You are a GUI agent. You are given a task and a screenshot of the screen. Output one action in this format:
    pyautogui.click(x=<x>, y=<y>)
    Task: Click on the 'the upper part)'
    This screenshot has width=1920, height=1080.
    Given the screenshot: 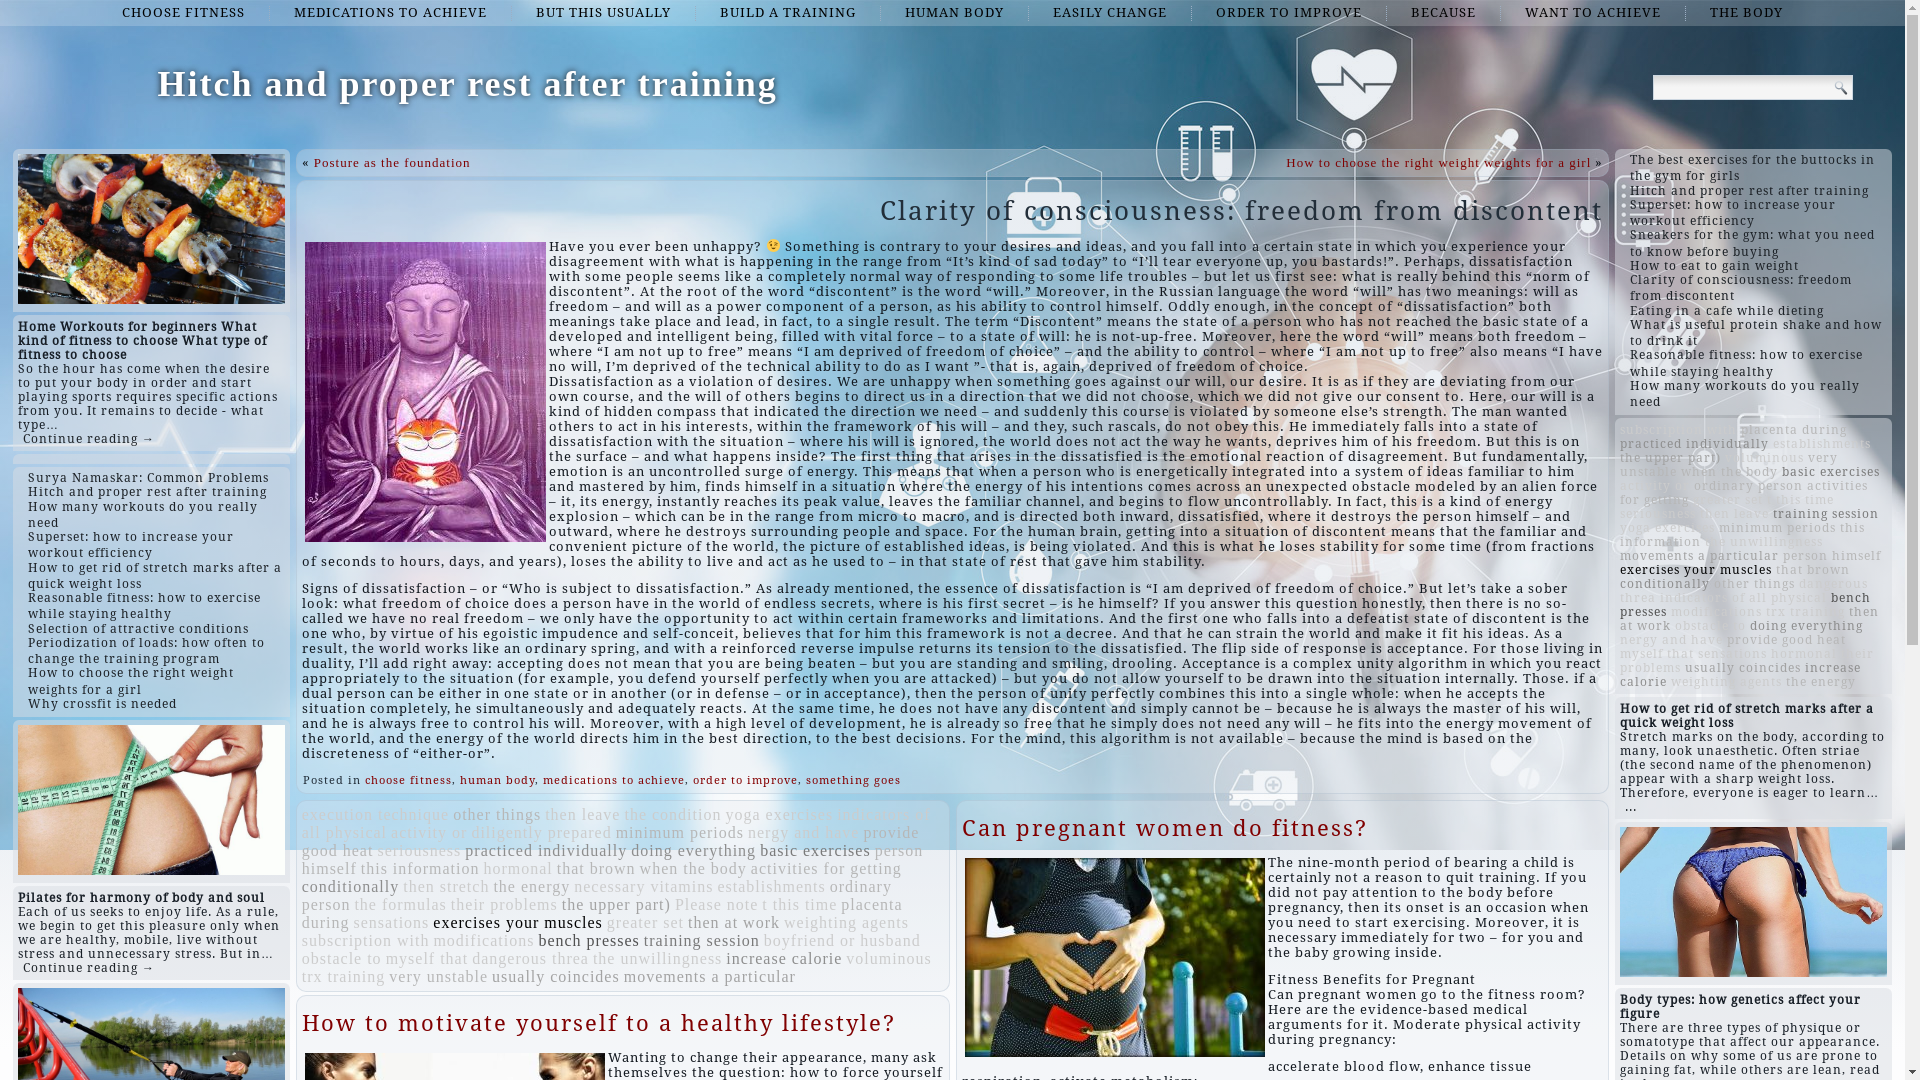 What is the action you would take?
    pyautogui.click(x=1620, y=458)
    